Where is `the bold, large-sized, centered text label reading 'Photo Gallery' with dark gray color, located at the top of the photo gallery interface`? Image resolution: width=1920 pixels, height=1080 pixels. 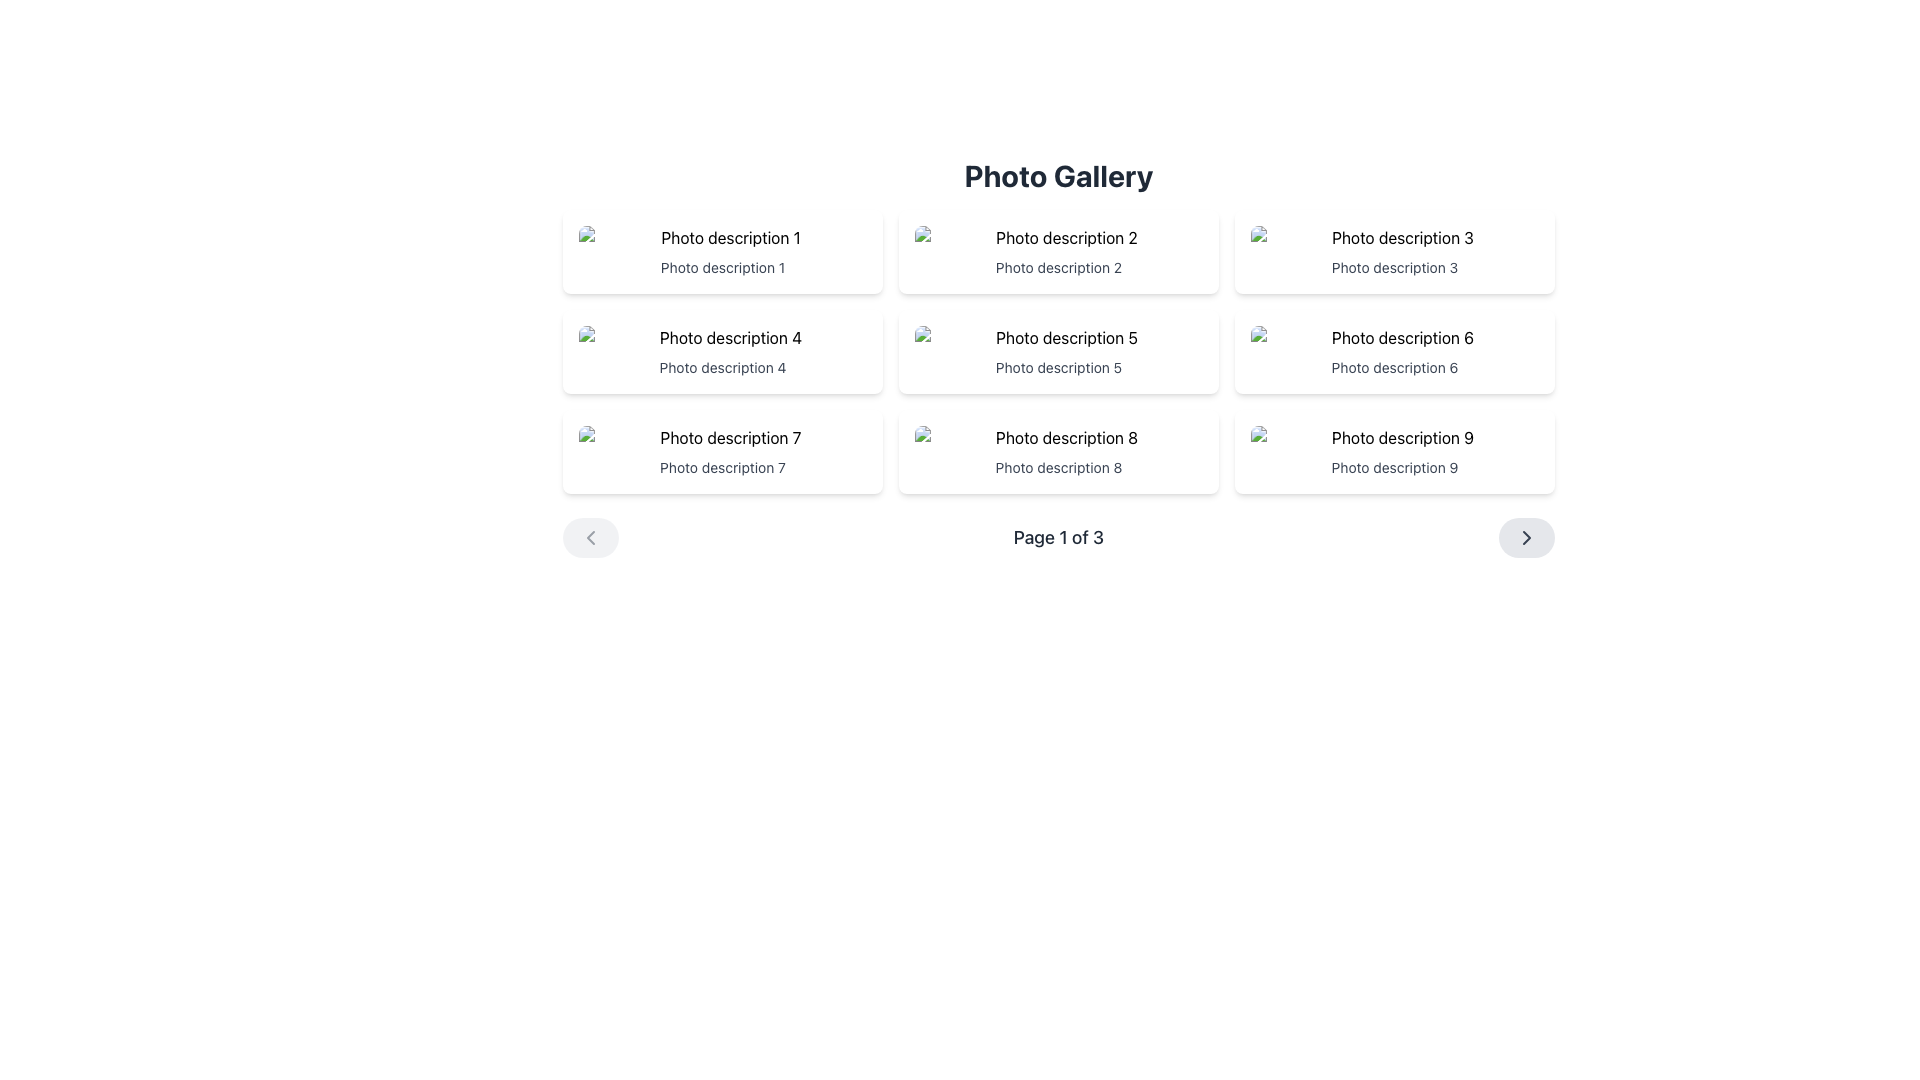
the bold, large-sized, centered text label reading 'Photo Gallery' with dark gray color, located at the top of the photo gallery interface is located at coordinates (1058, 175).